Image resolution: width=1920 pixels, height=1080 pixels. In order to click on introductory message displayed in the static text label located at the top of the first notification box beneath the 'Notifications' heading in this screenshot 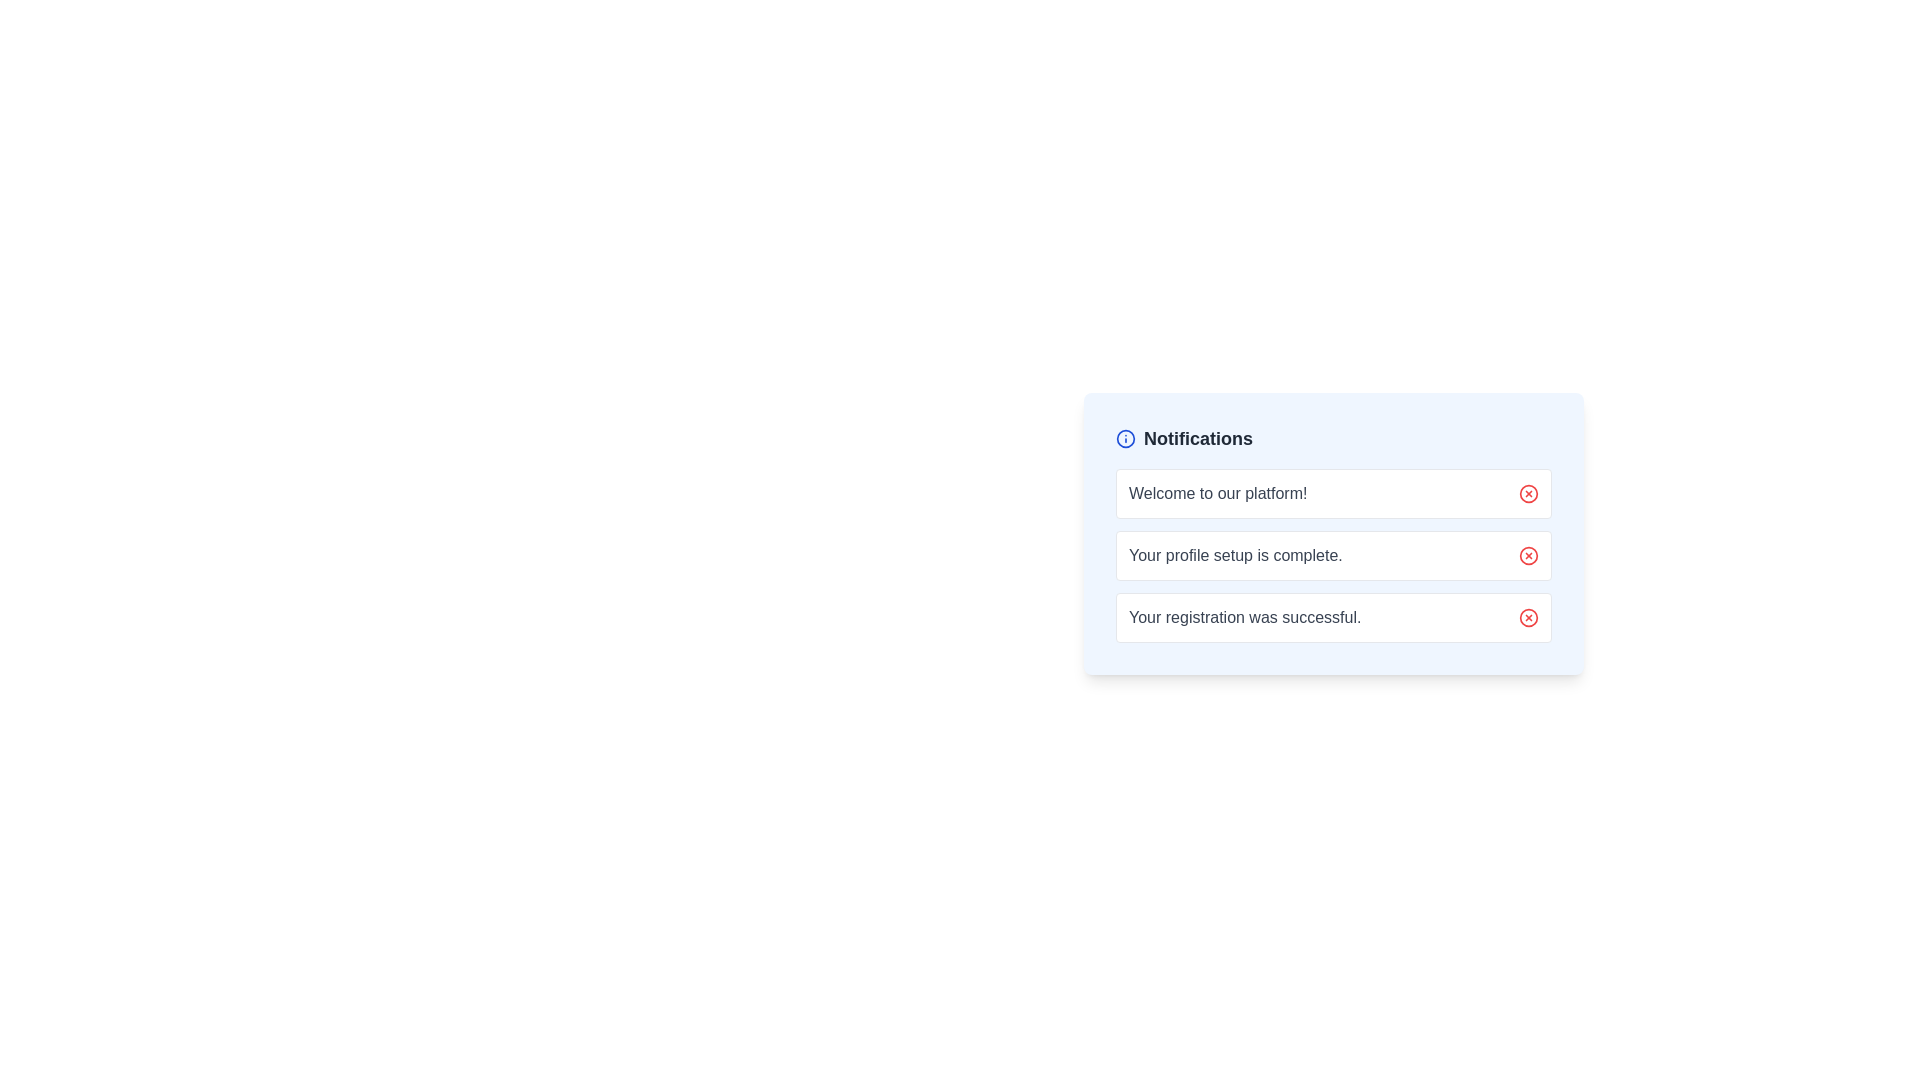, I will do `click(1217, 493)`.